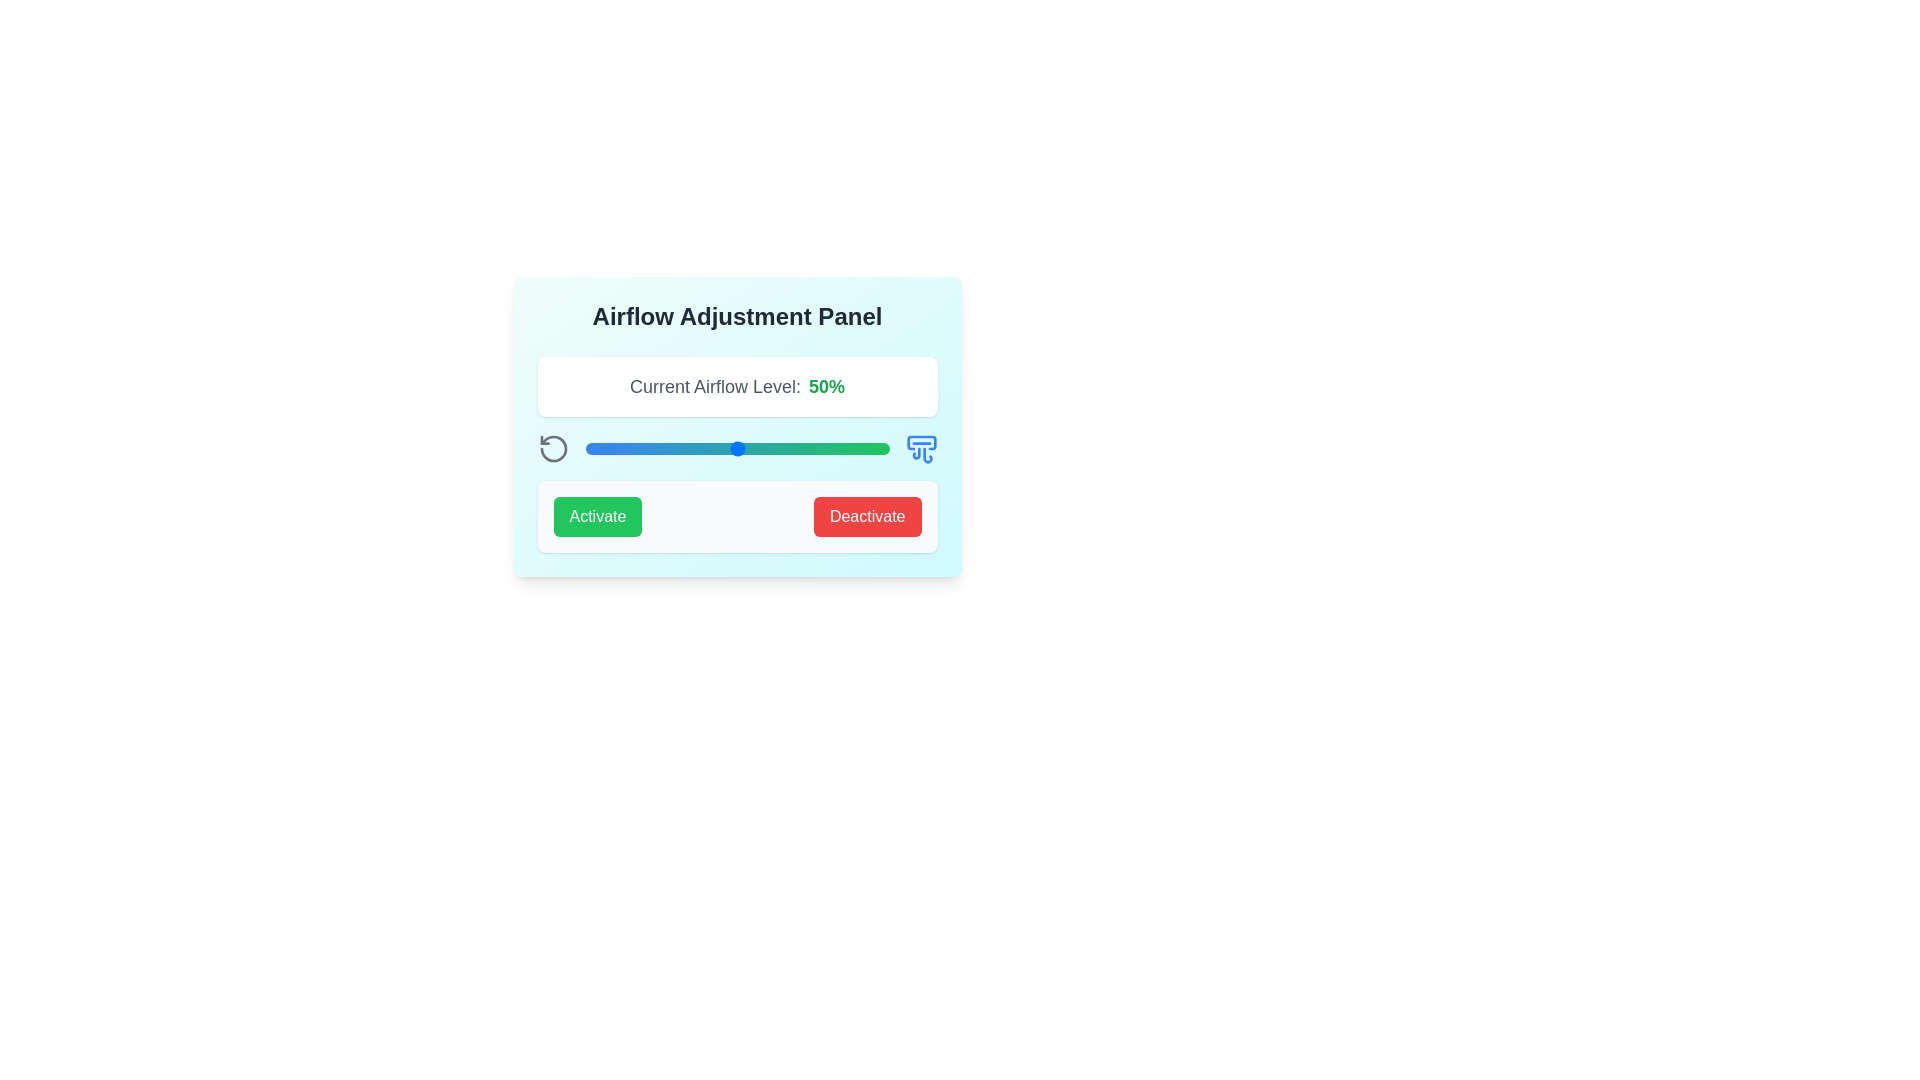  I want to click on the airflow level to 92% by moving the slider, so click(865, 447).